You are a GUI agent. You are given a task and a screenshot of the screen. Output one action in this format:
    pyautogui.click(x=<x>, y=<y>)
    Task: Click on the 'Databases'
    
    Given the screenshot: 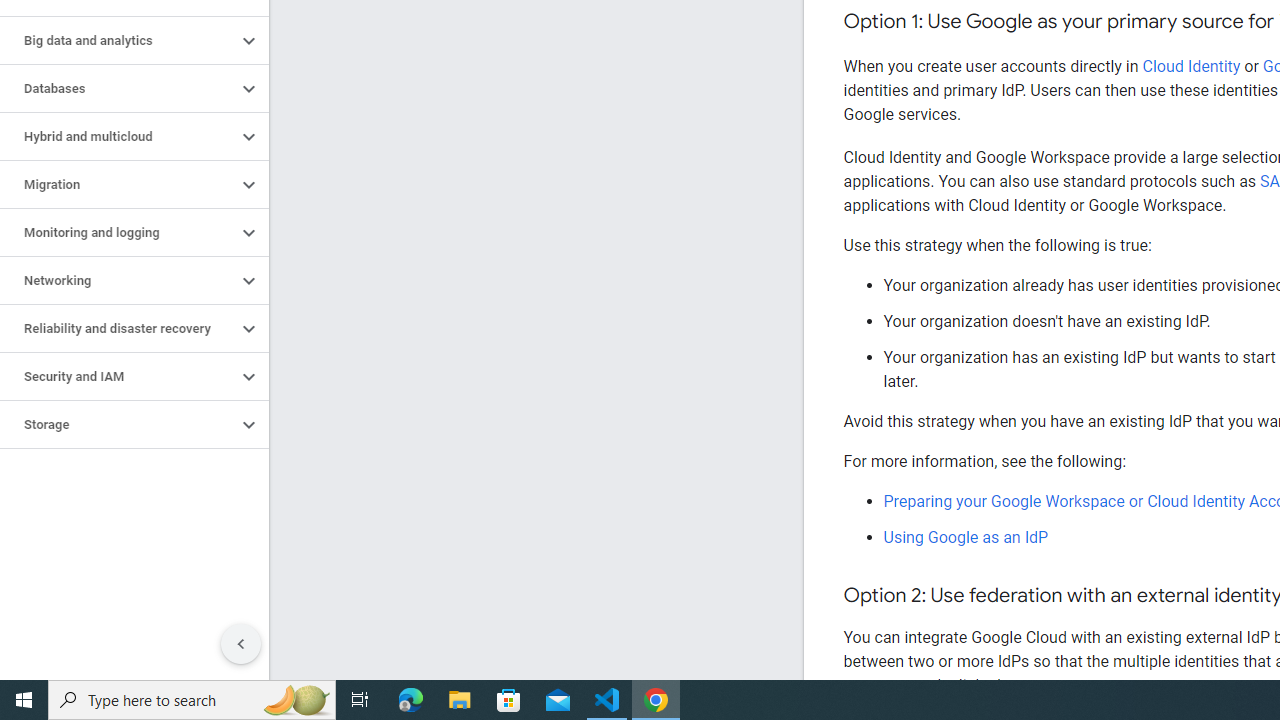 What is the action you would take?
    pyautogui.click(x=117, y=87)
    